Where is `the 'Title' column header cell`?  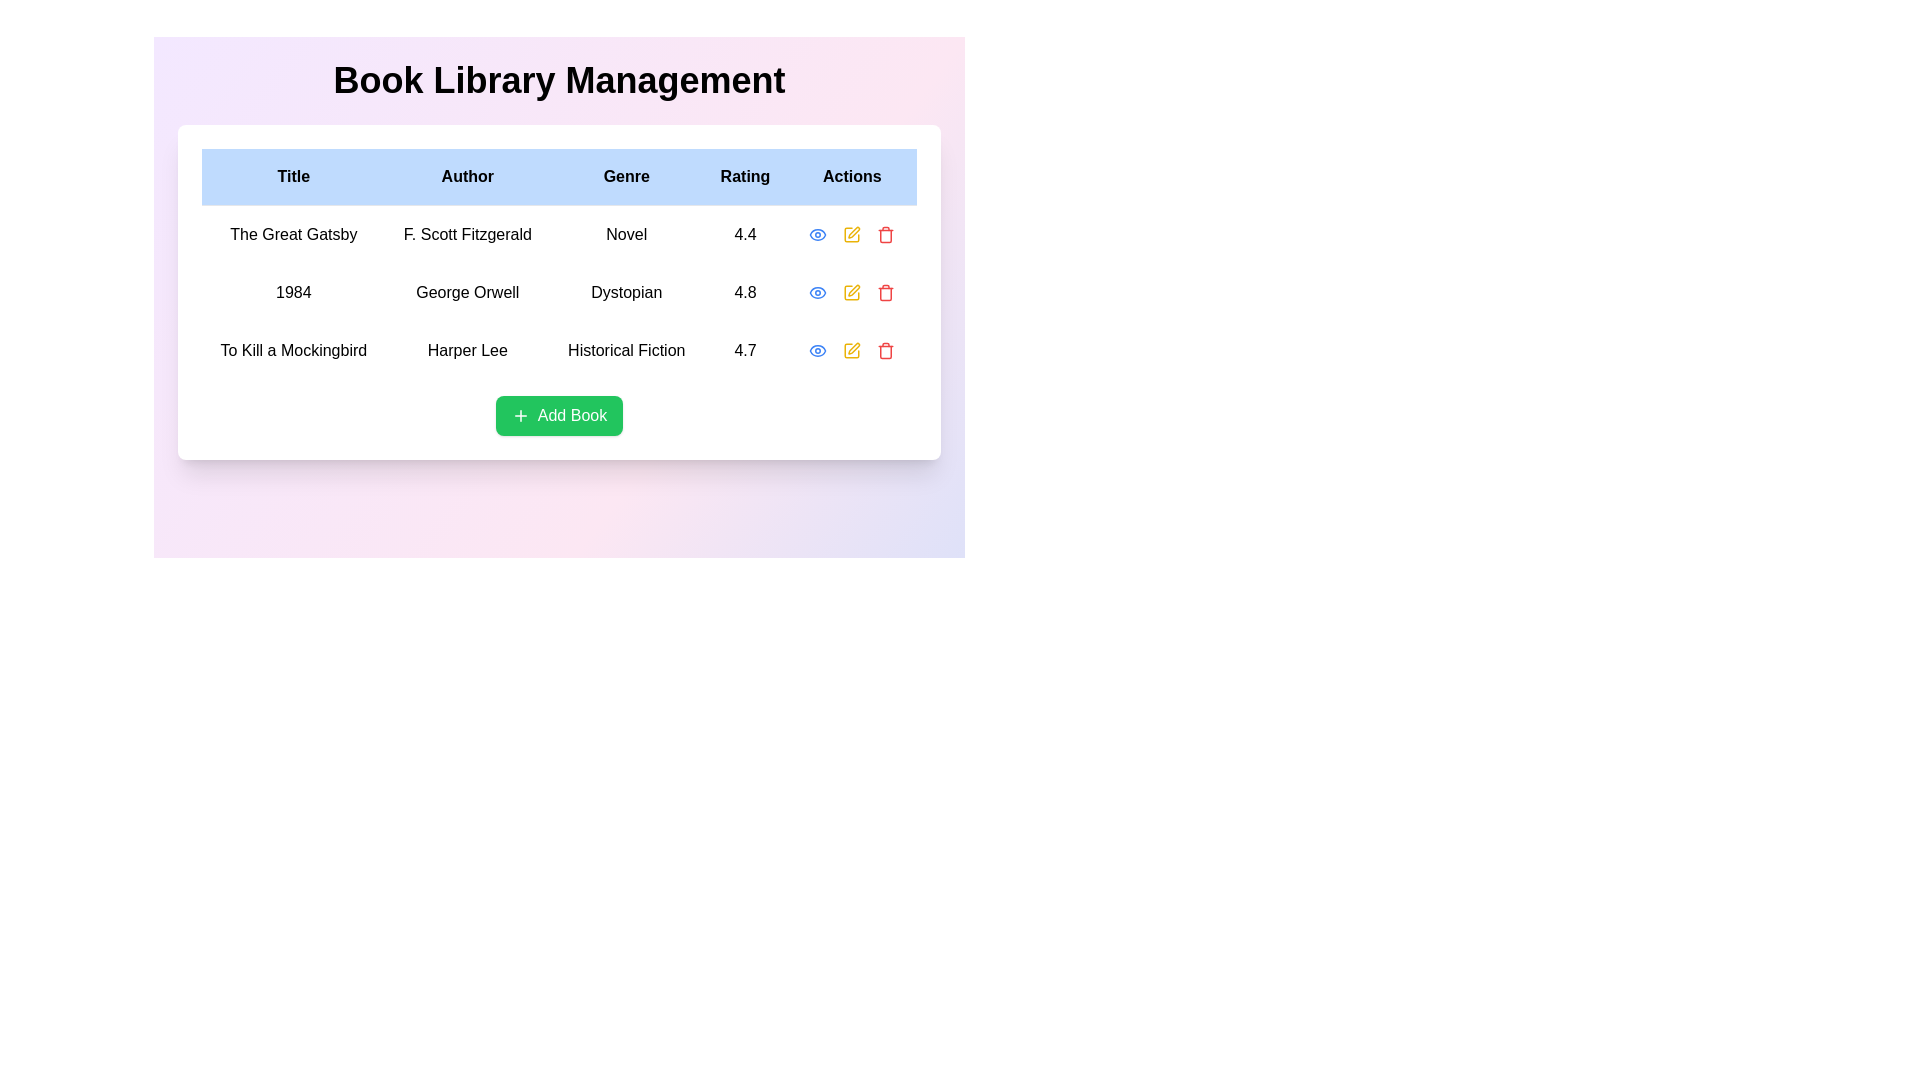
the 'Title' column header cell is located at coordinates (292, 176).